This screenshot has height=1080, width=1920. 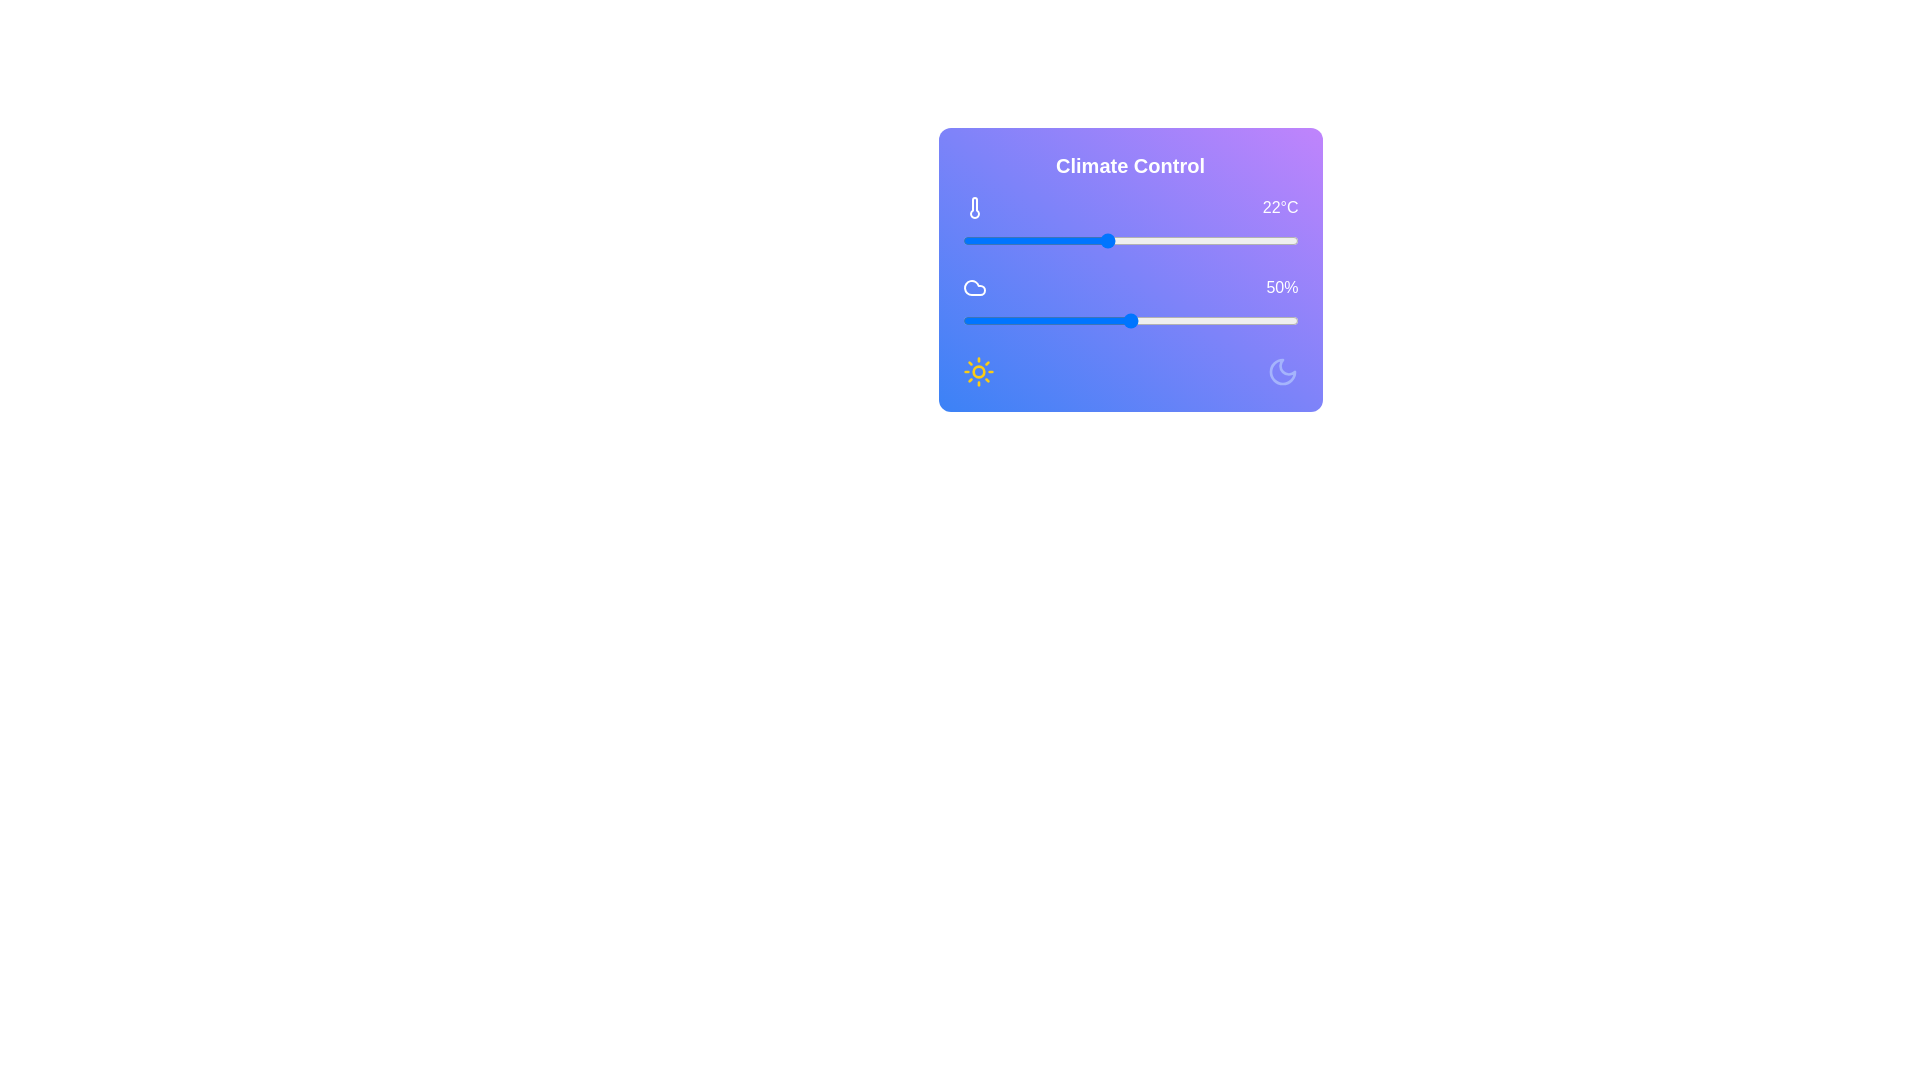 What do you see at coordinates (1024, 319) in the screenshot?
I see `the slider value` at bounding box center [1024, 319].